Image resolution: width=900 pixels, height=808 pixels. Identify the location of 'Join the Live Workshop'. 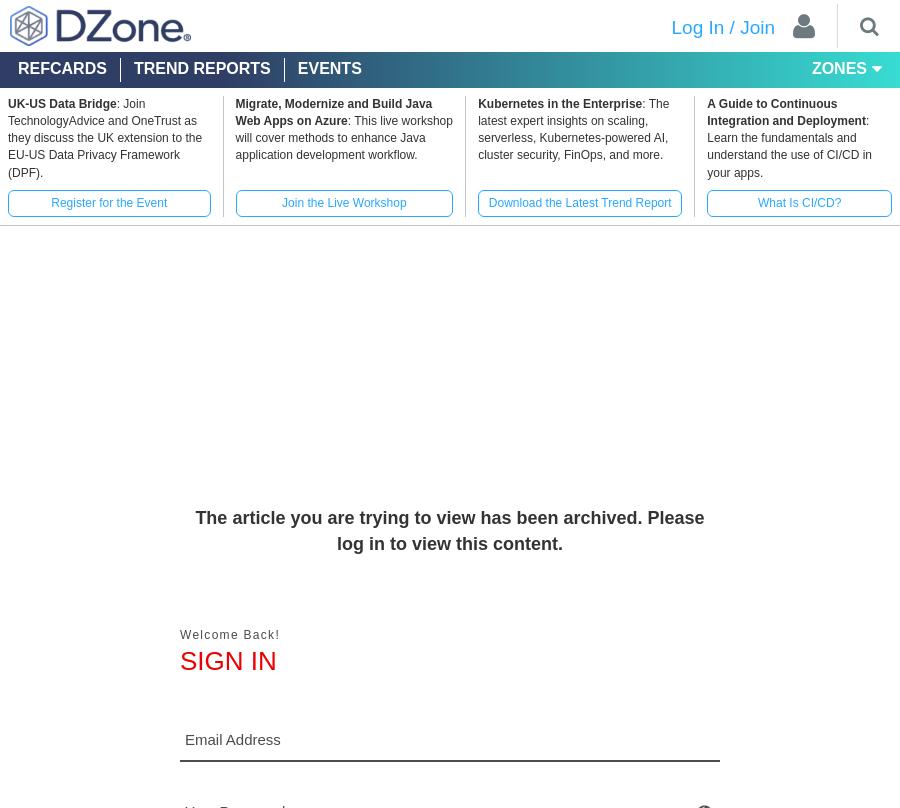
(280, 202).